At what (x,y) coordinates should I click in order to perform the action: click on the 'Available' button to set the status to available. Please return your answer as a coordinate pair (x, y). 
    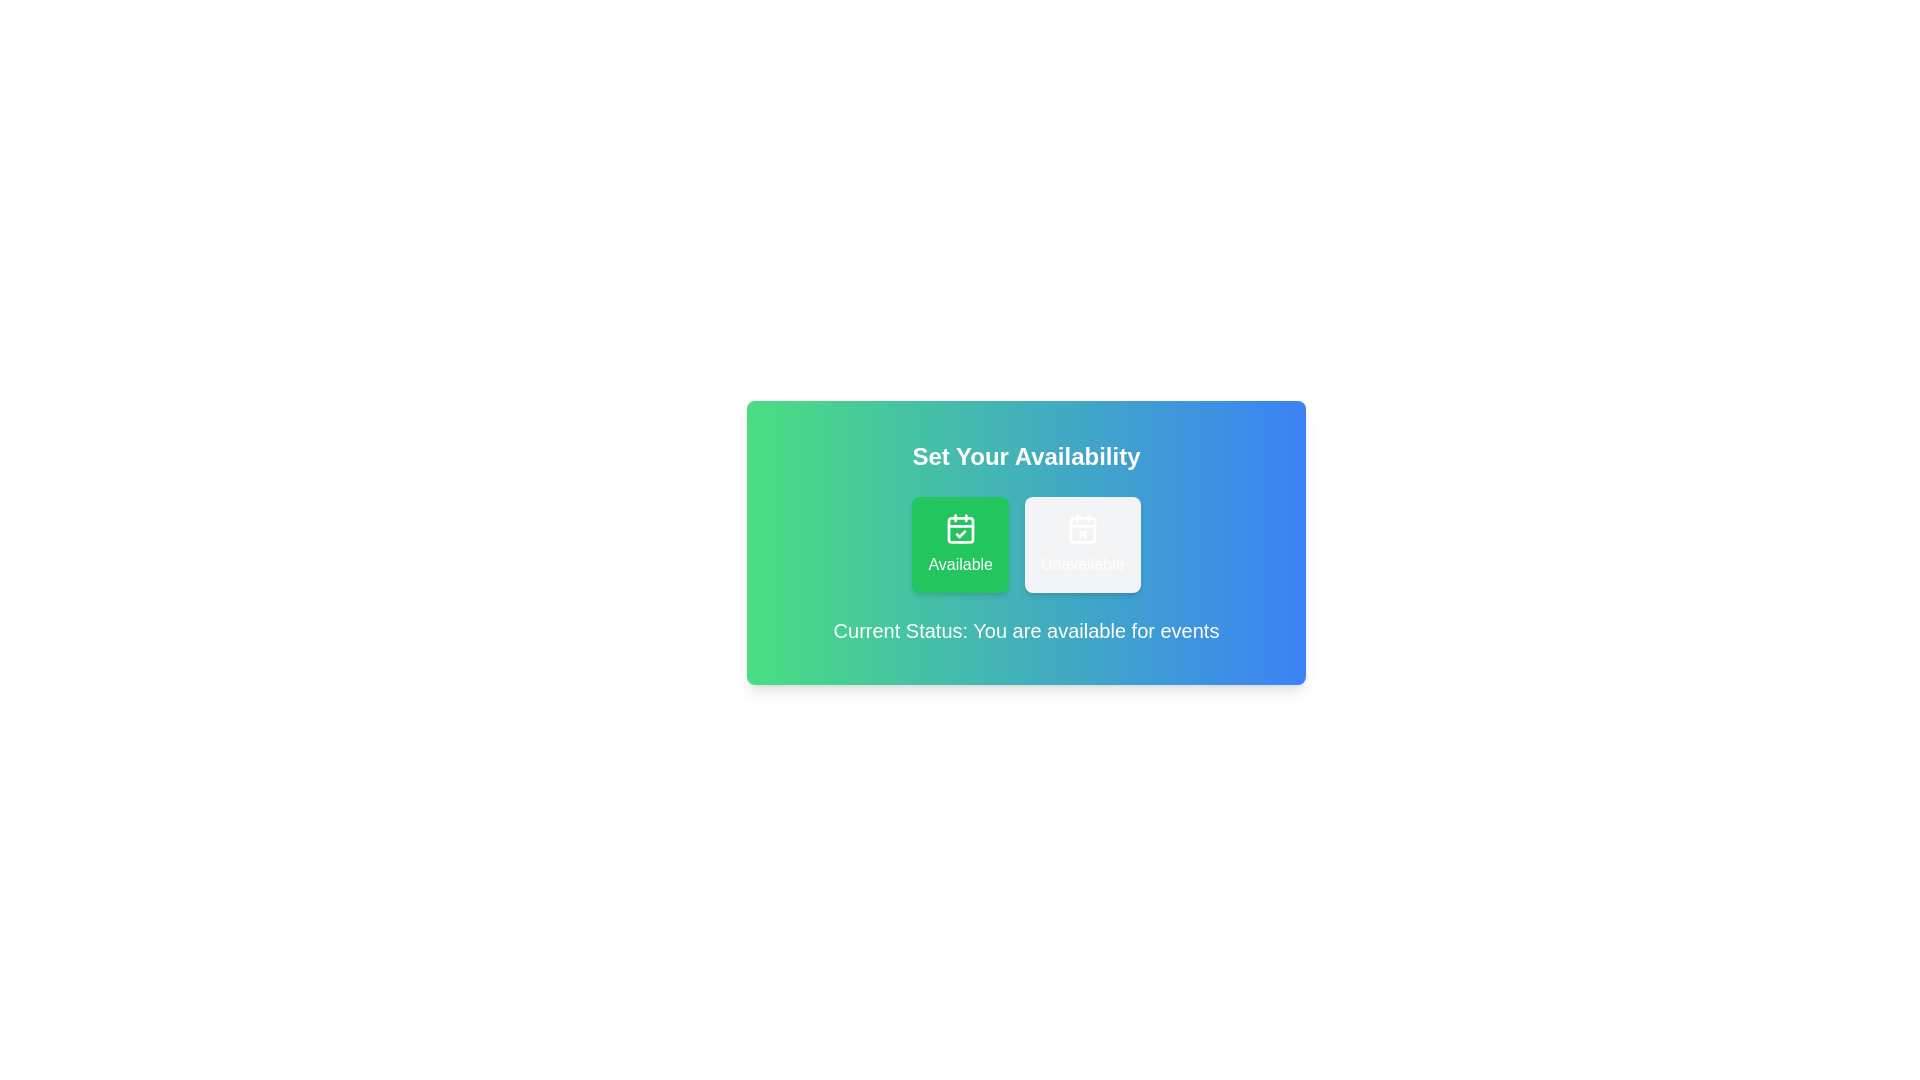
    Looking at the image, I should click on (960, 544).